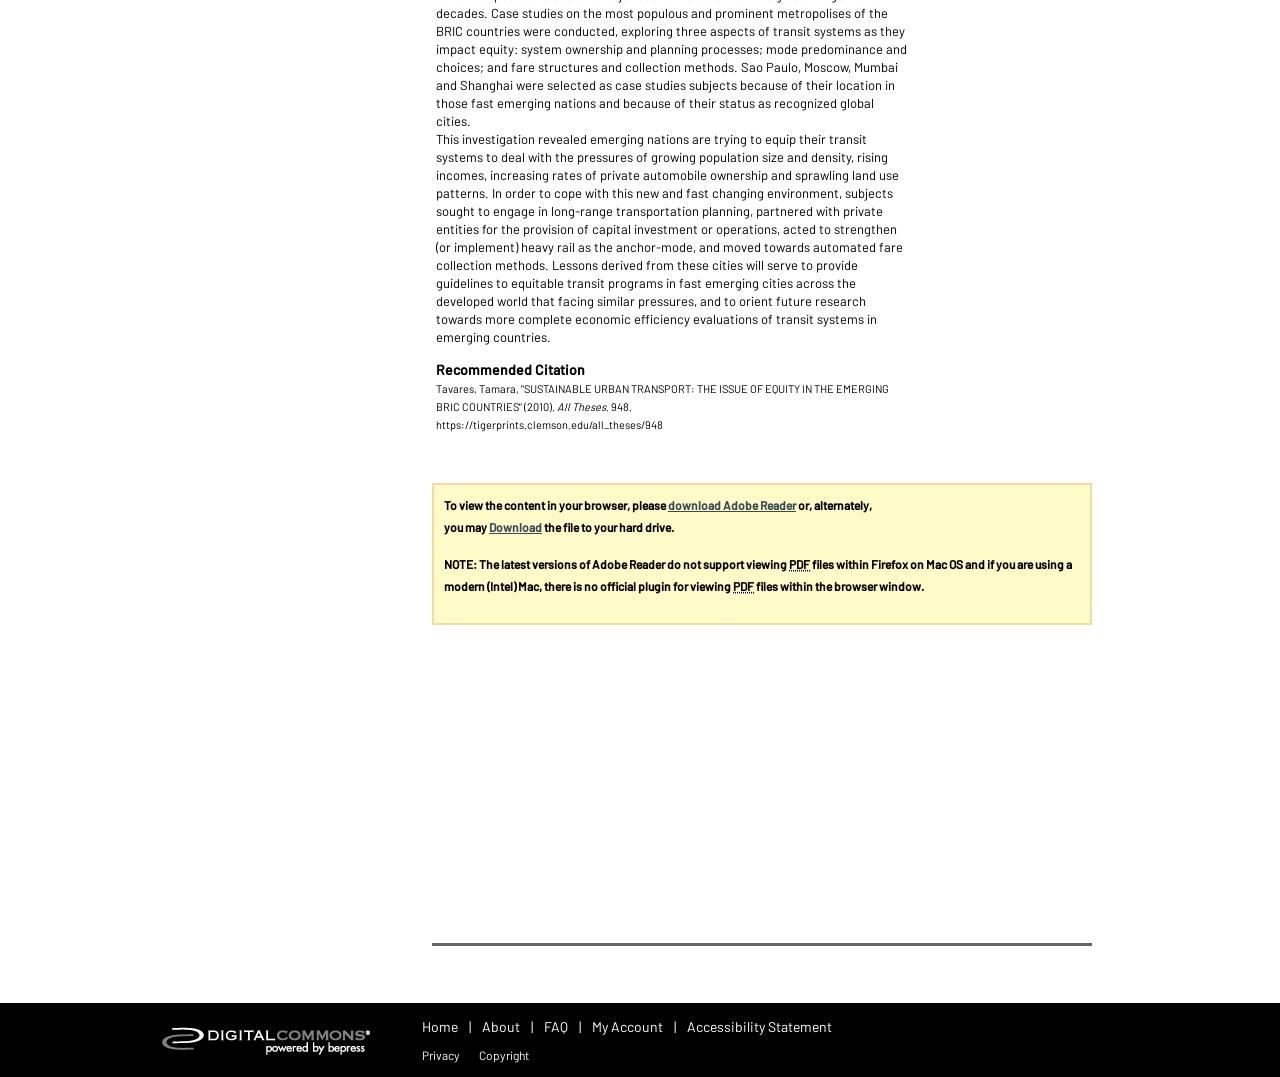 The image size is (1280, 1077). Describe the element at coordinates (500, 1024) in the screenshot. I see `'About'` at that location.